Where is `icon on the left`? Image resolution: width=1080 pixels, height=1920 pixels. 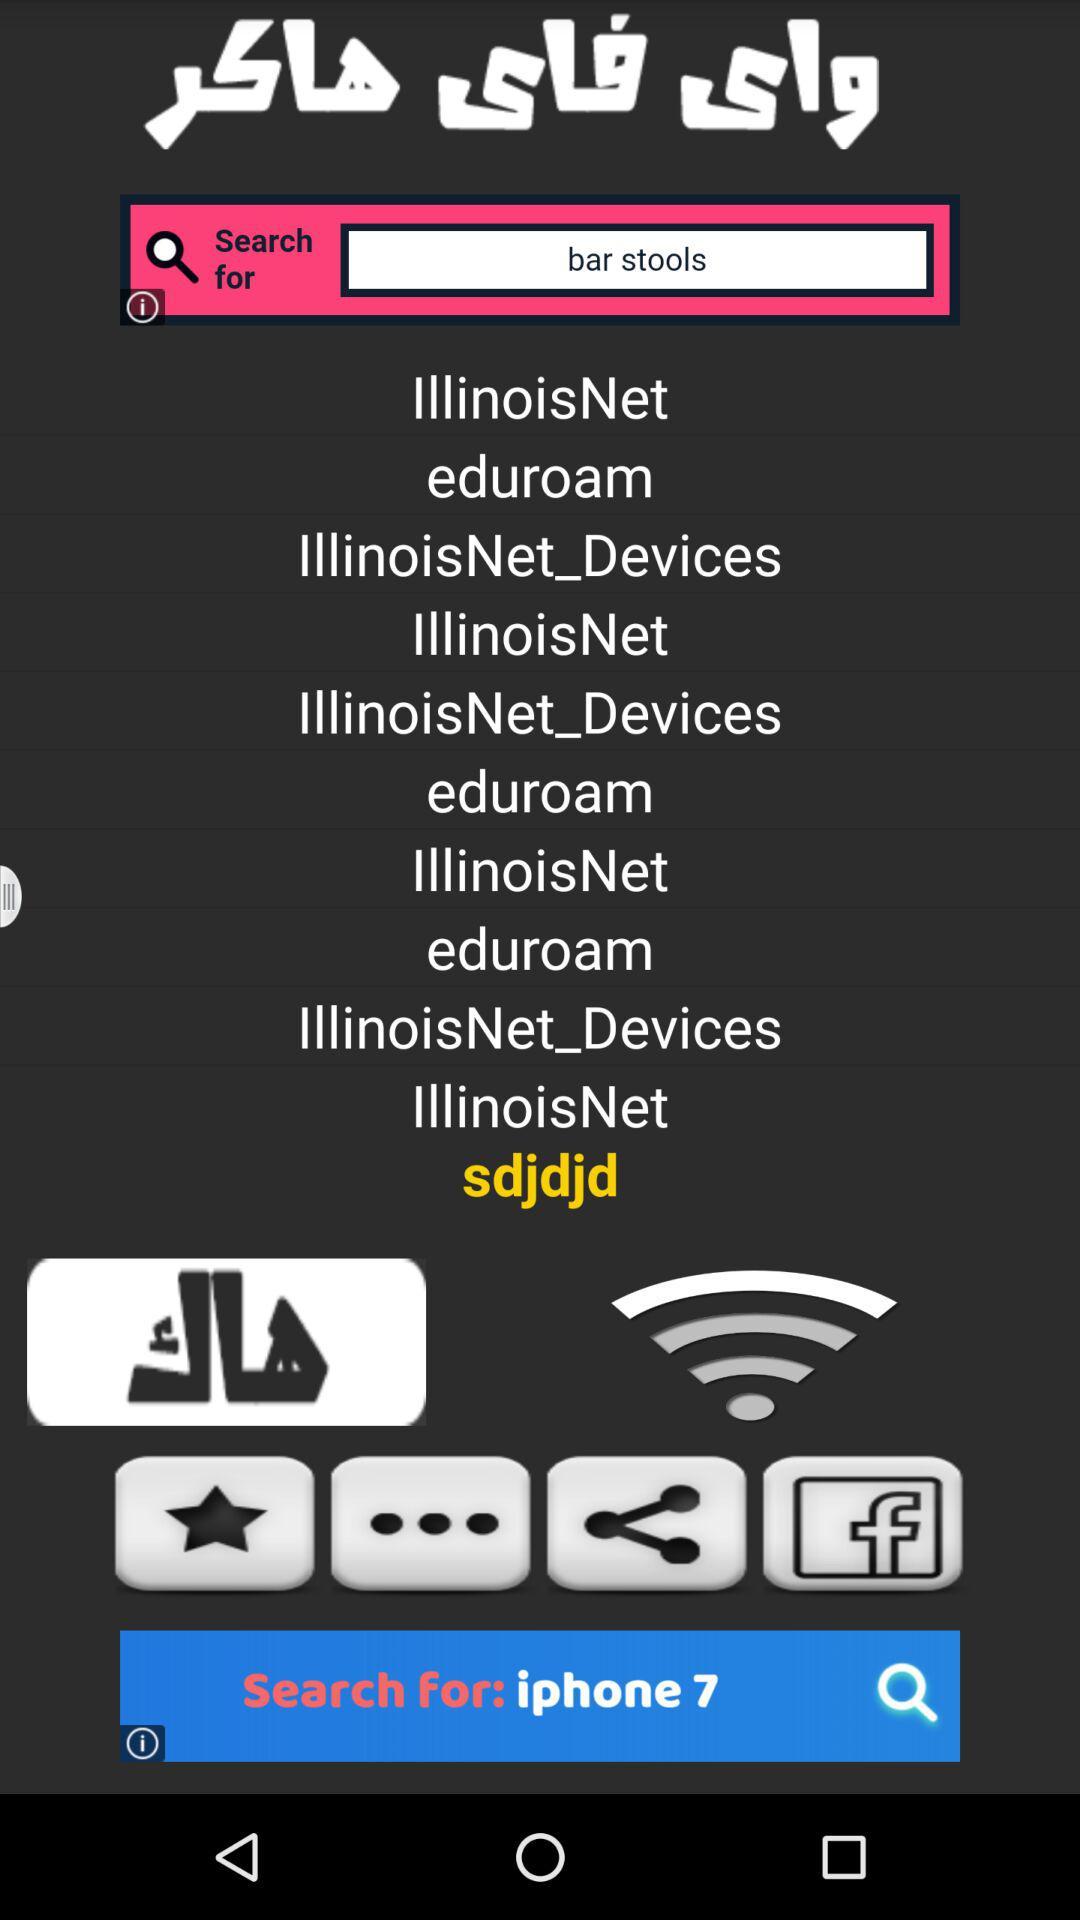 icon on the left is located at coordinates (23, 895).